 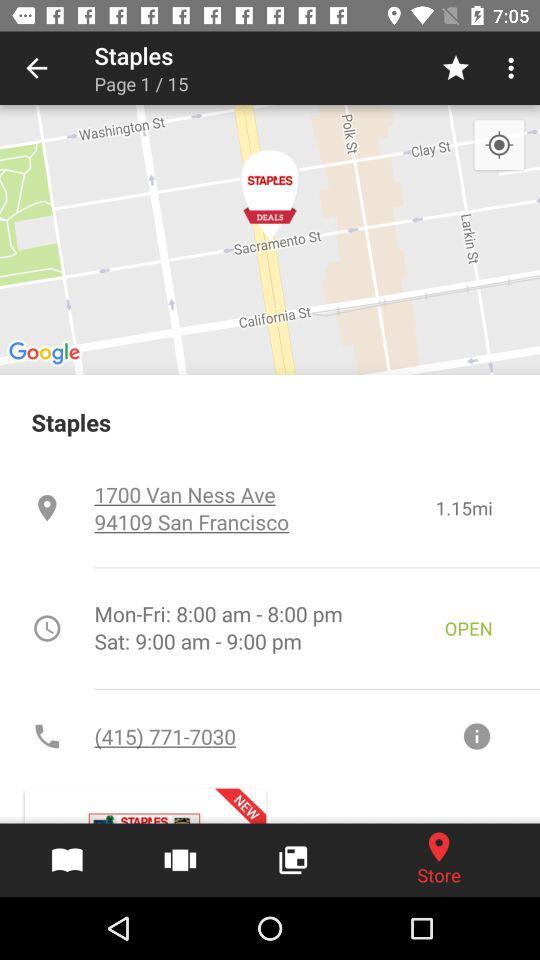 What do you see at coordinates (36, 68) in the screenshot?
I see `the item next to the staples item` at bounding box center [36, 68].